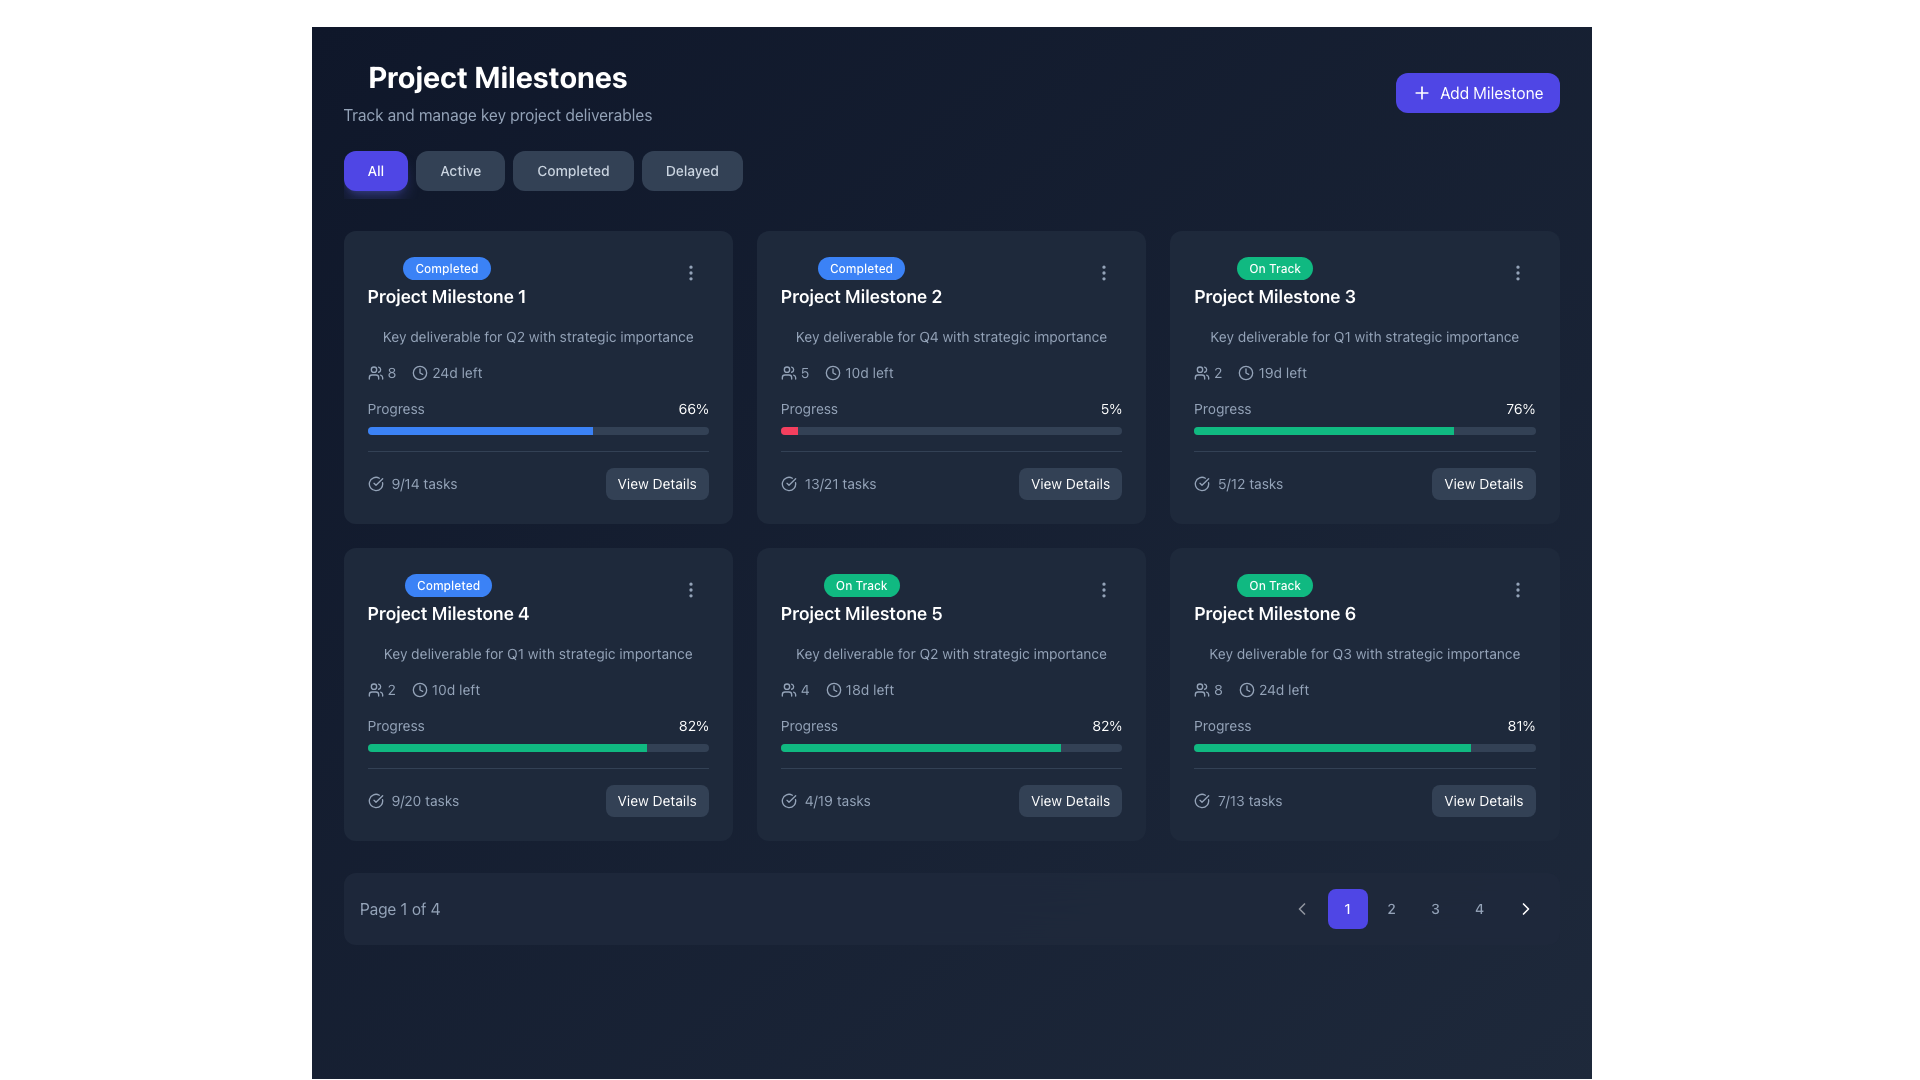  I want to click on the 'next' button with a rounded shape and a dark background, located at the far right of the pagination section, so click(1524, 909).